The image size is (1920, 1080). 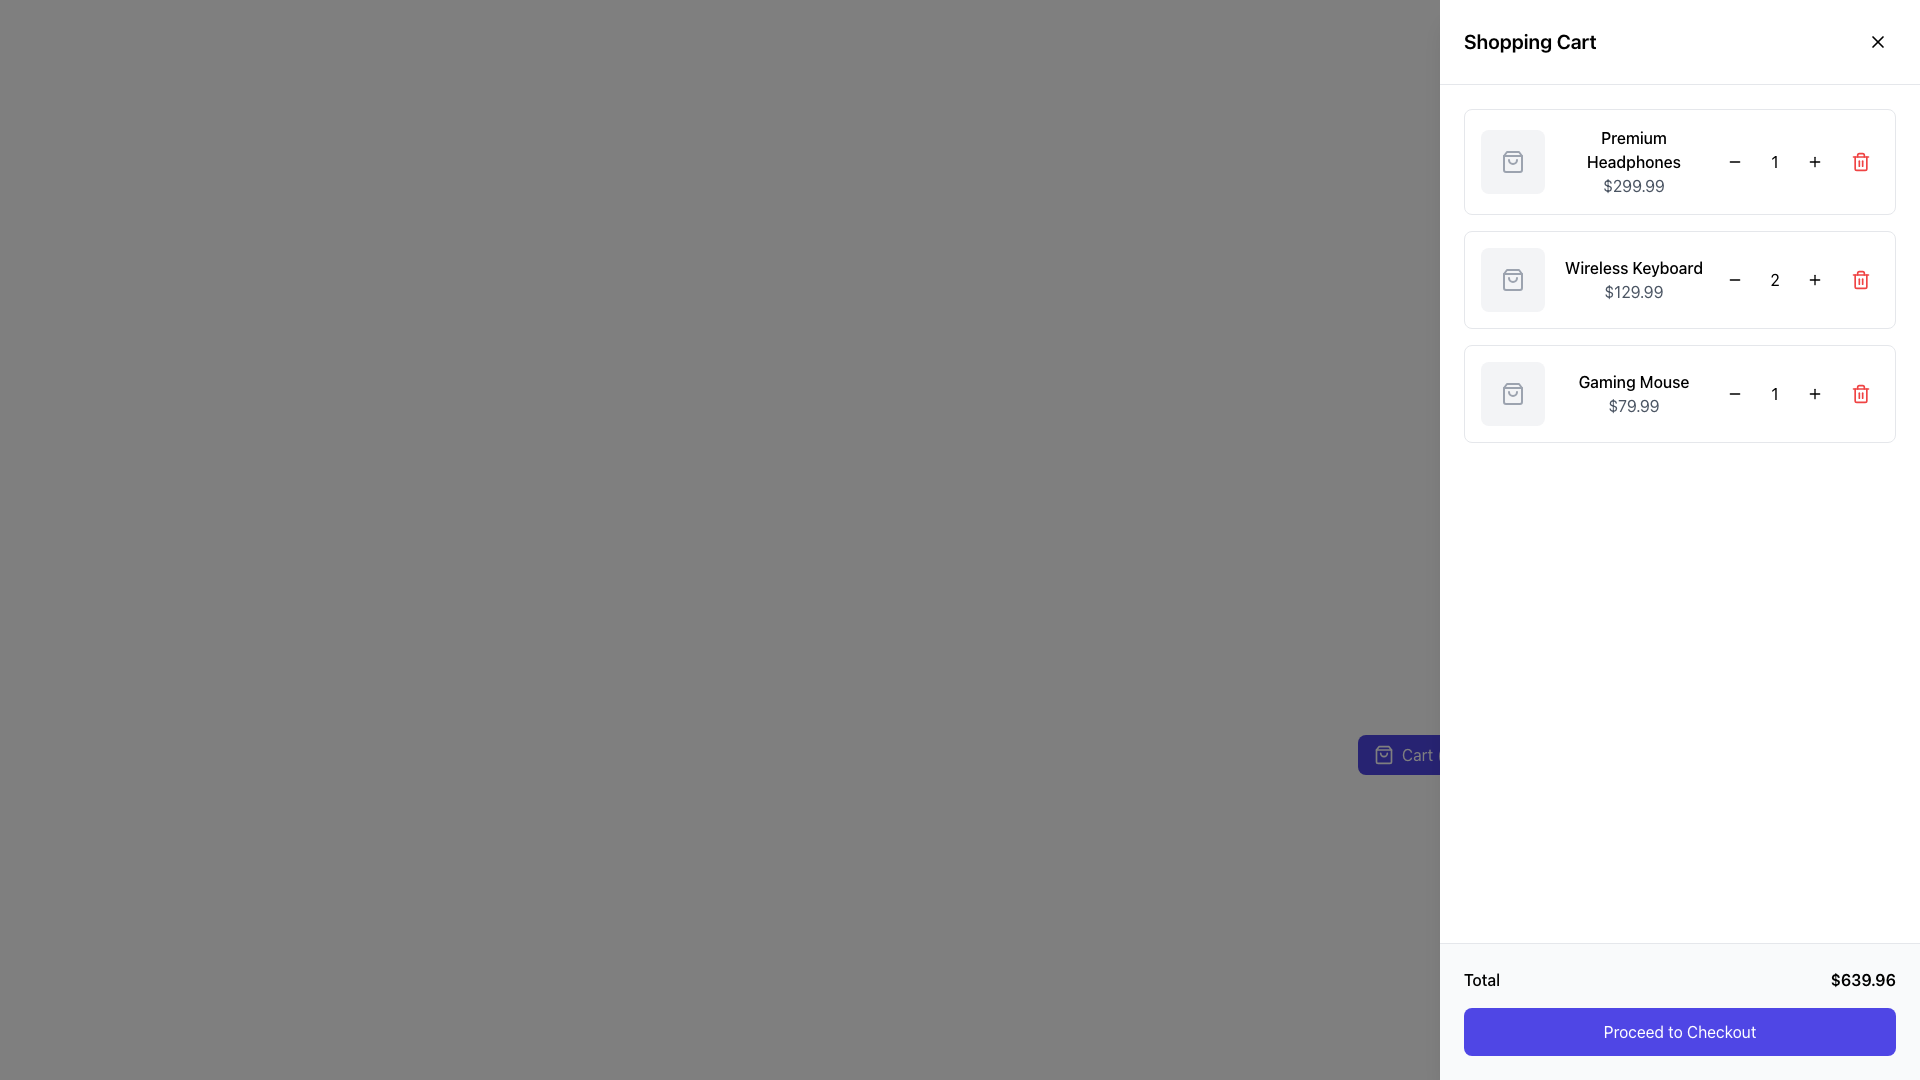 I want to click on the trash bin icon located to the right of the product entry in the shopping cart, so click(x=1860, y=281).